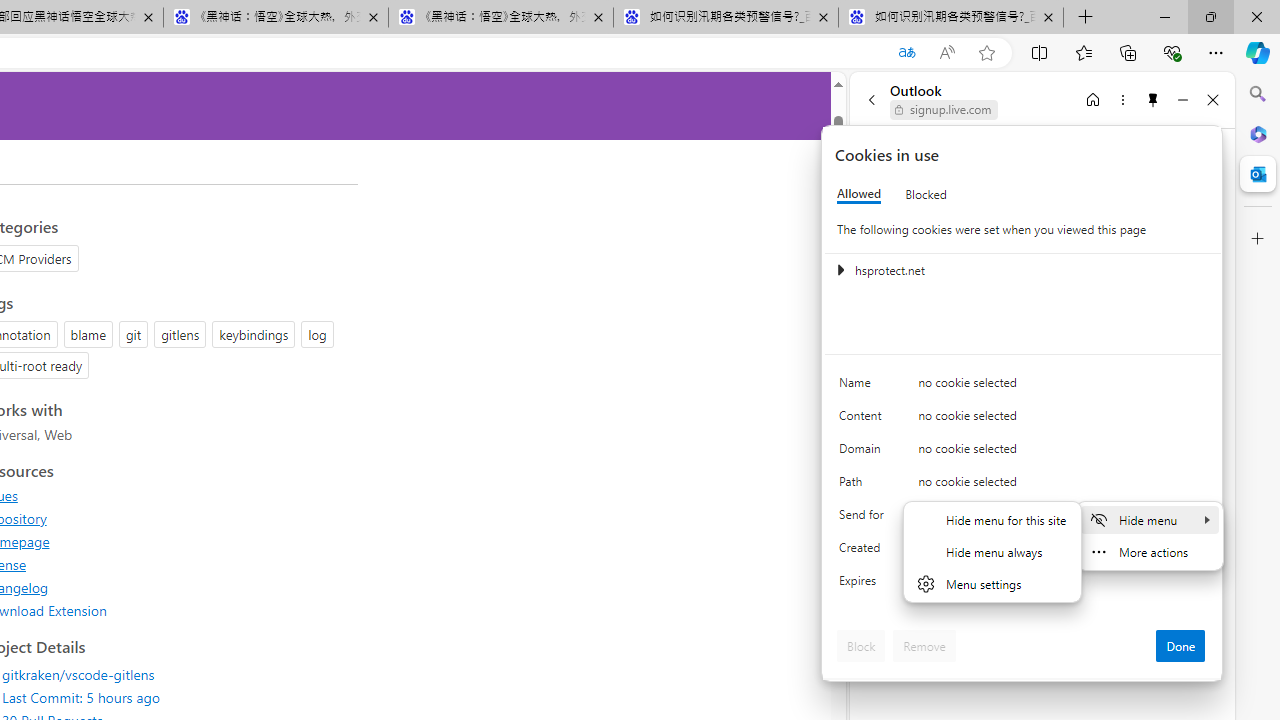 The width and height of the screenshot is (1280, 720). Describe the element at coordinates (865, 419) in the screenshot. I see `'Content'` at that location.